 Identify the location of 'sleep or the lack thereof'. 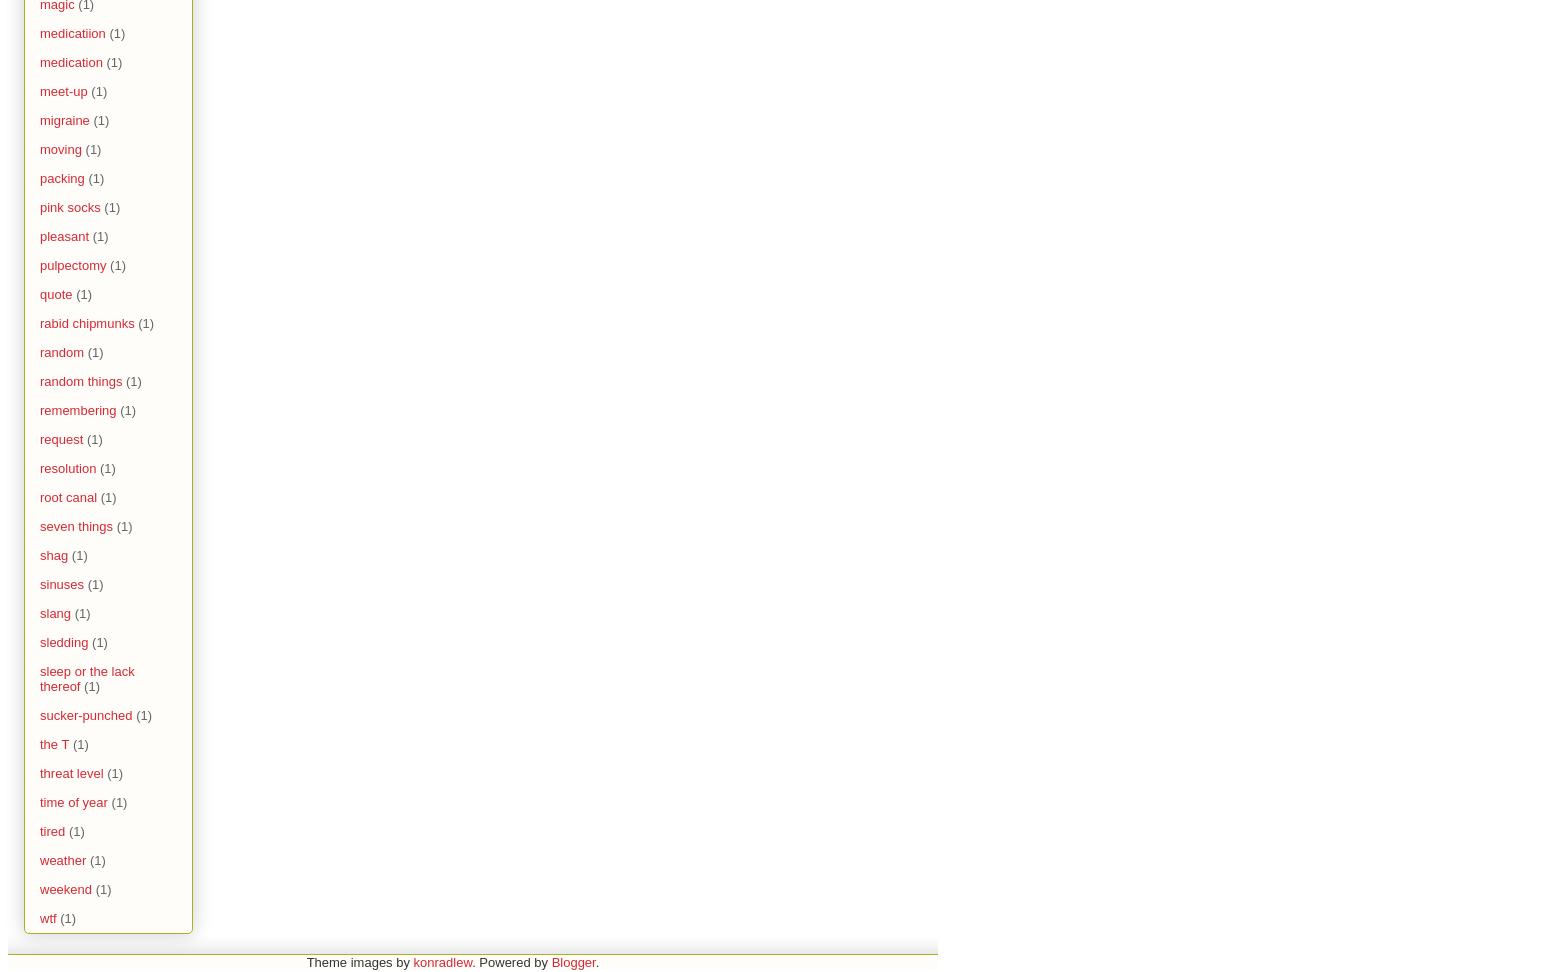
(85, 678).